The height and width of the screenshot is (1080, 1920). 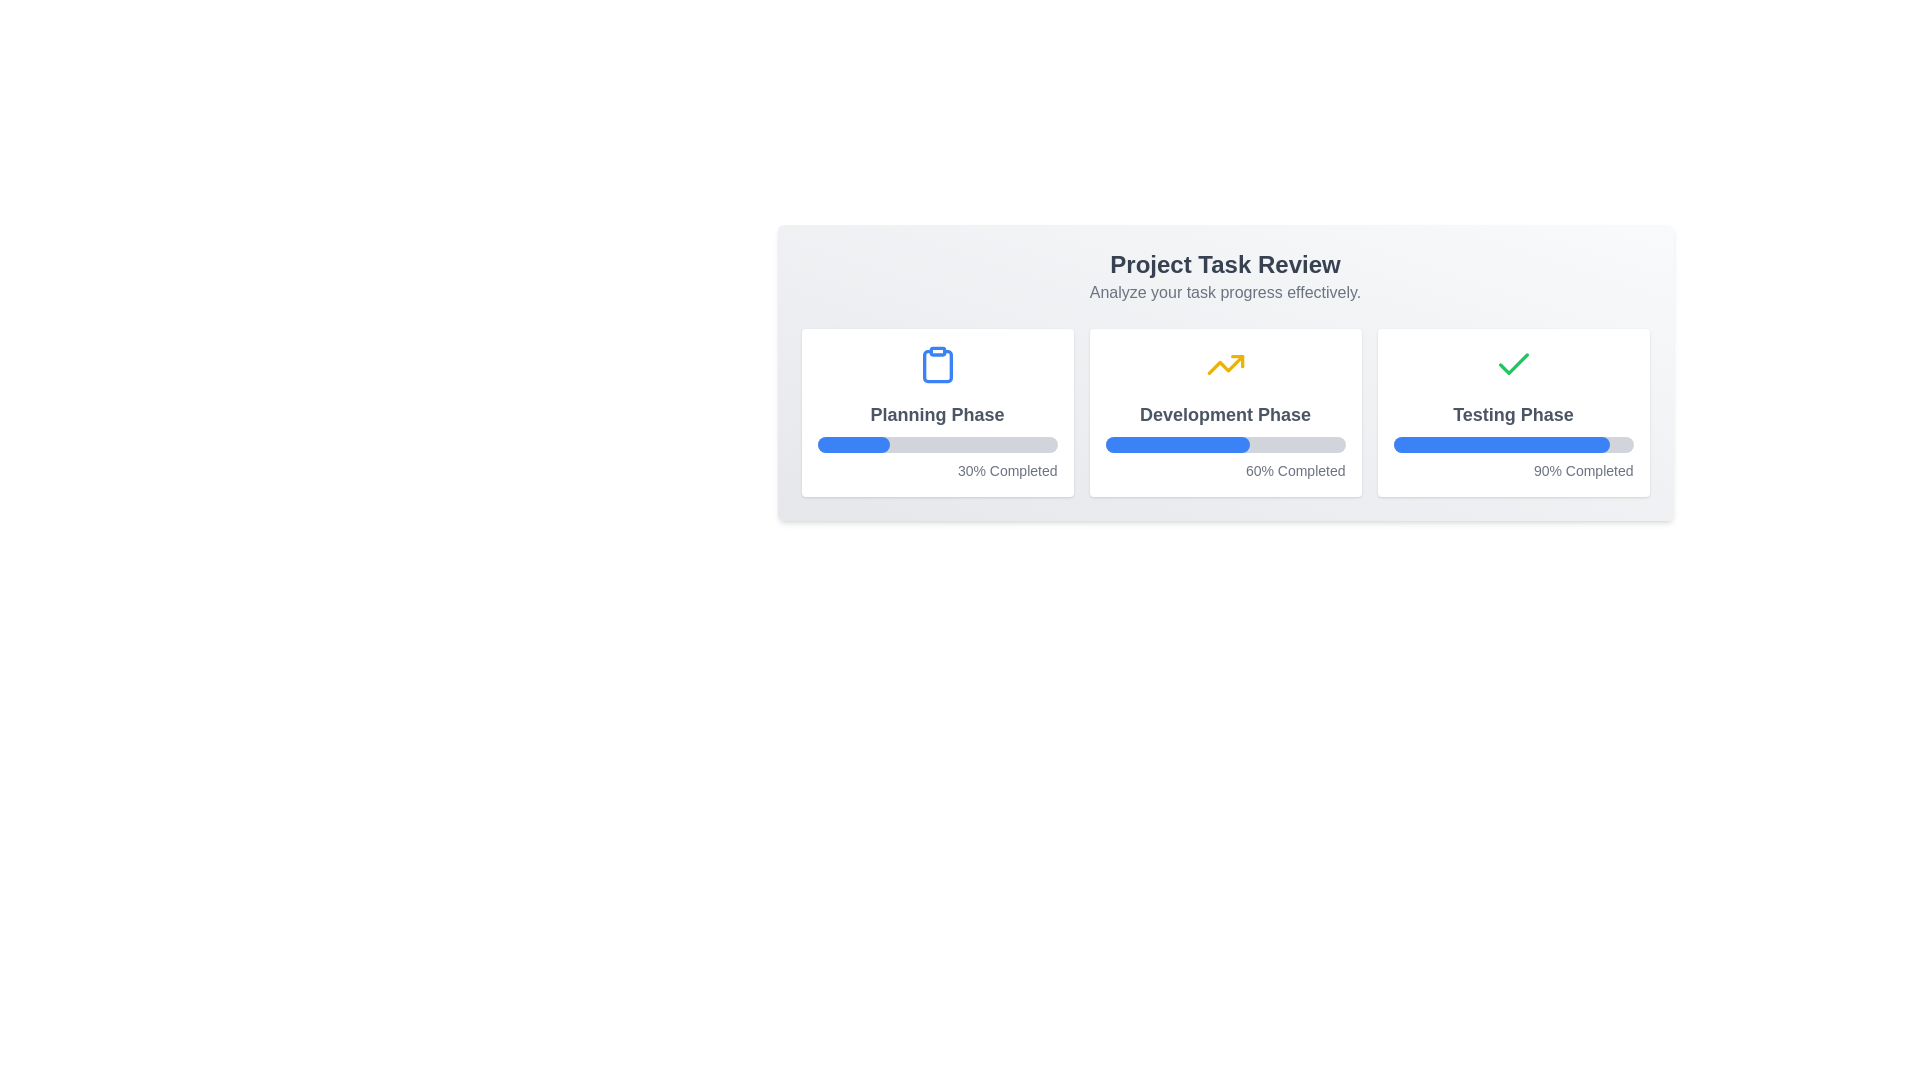 I want to click on the progress visually by interacting with the blue progress indicator bar that is part of the first progress bar under the 'Planning Phase' section, so click(x=853, y=443).